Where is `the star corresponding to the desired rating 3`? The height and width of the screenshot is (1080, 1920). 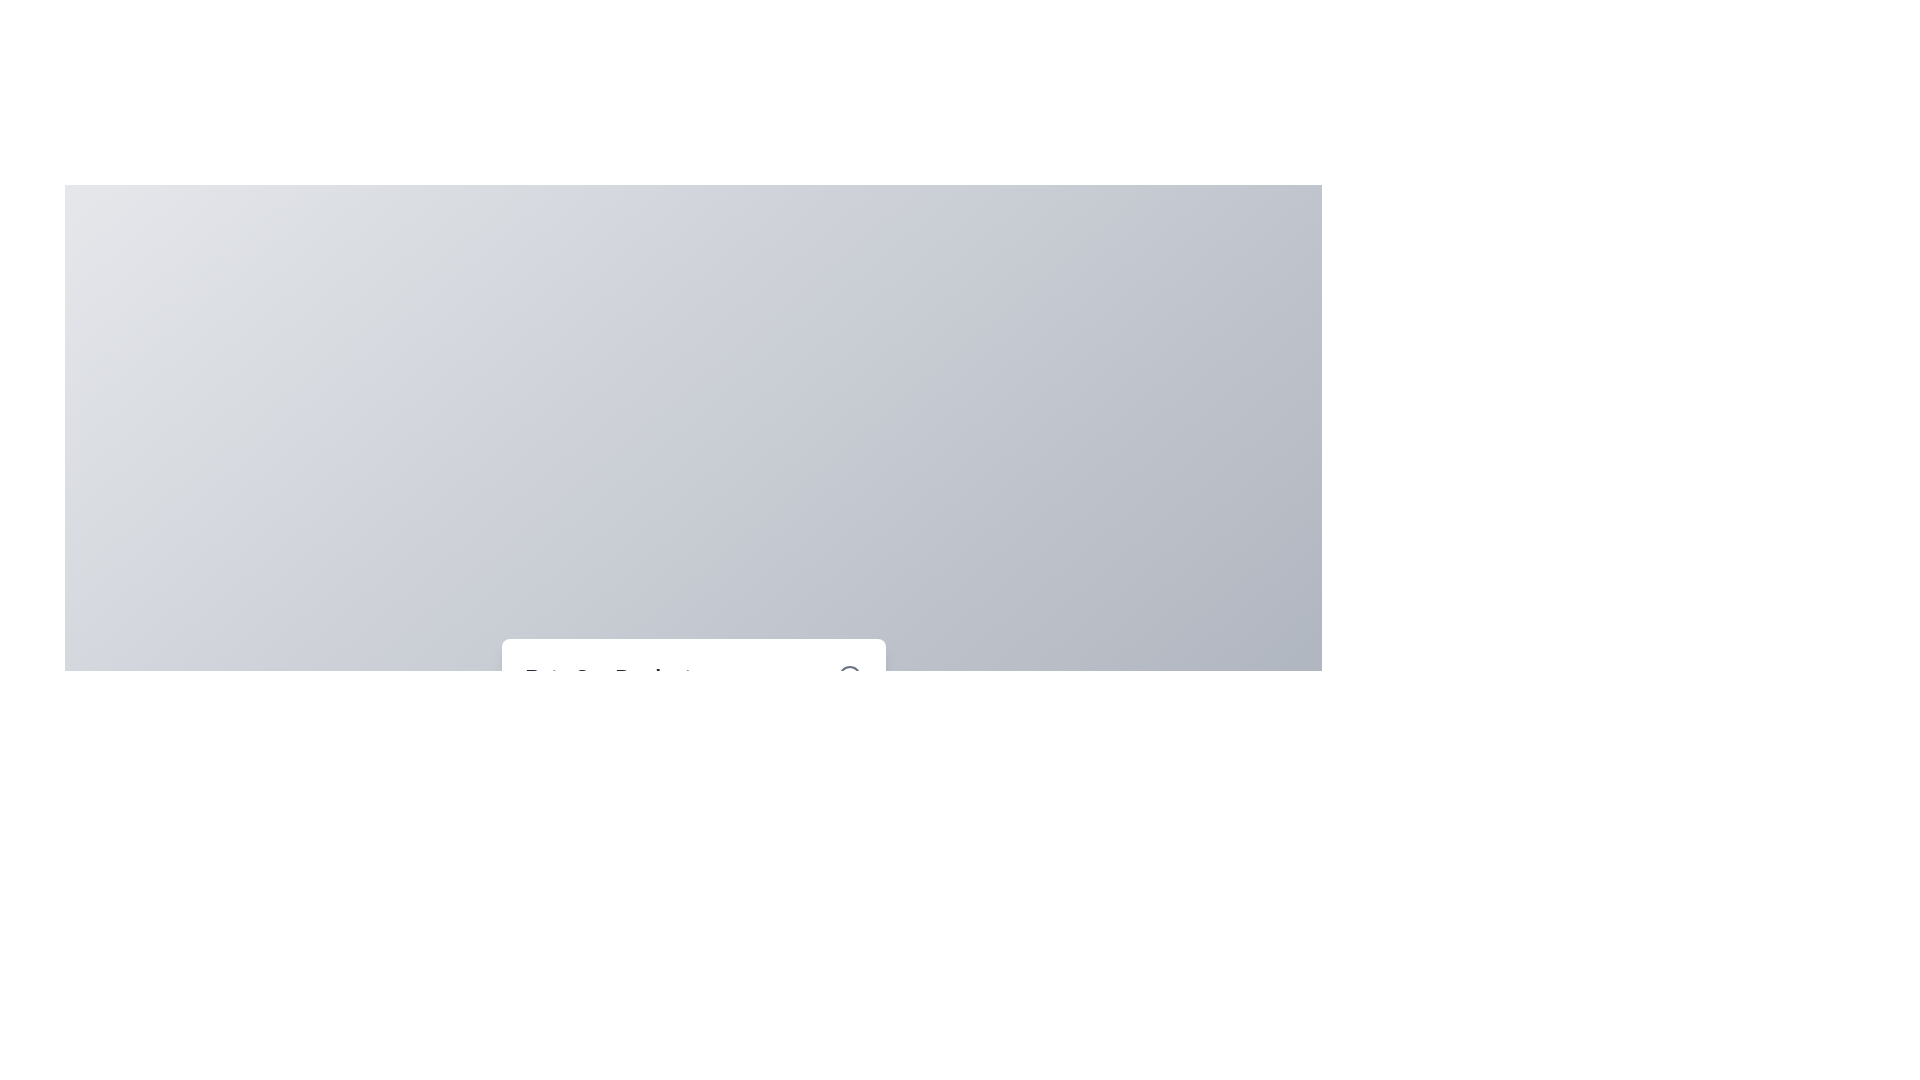
the star corresponding to the desired rating 3 is located at coordinates (693, 766).